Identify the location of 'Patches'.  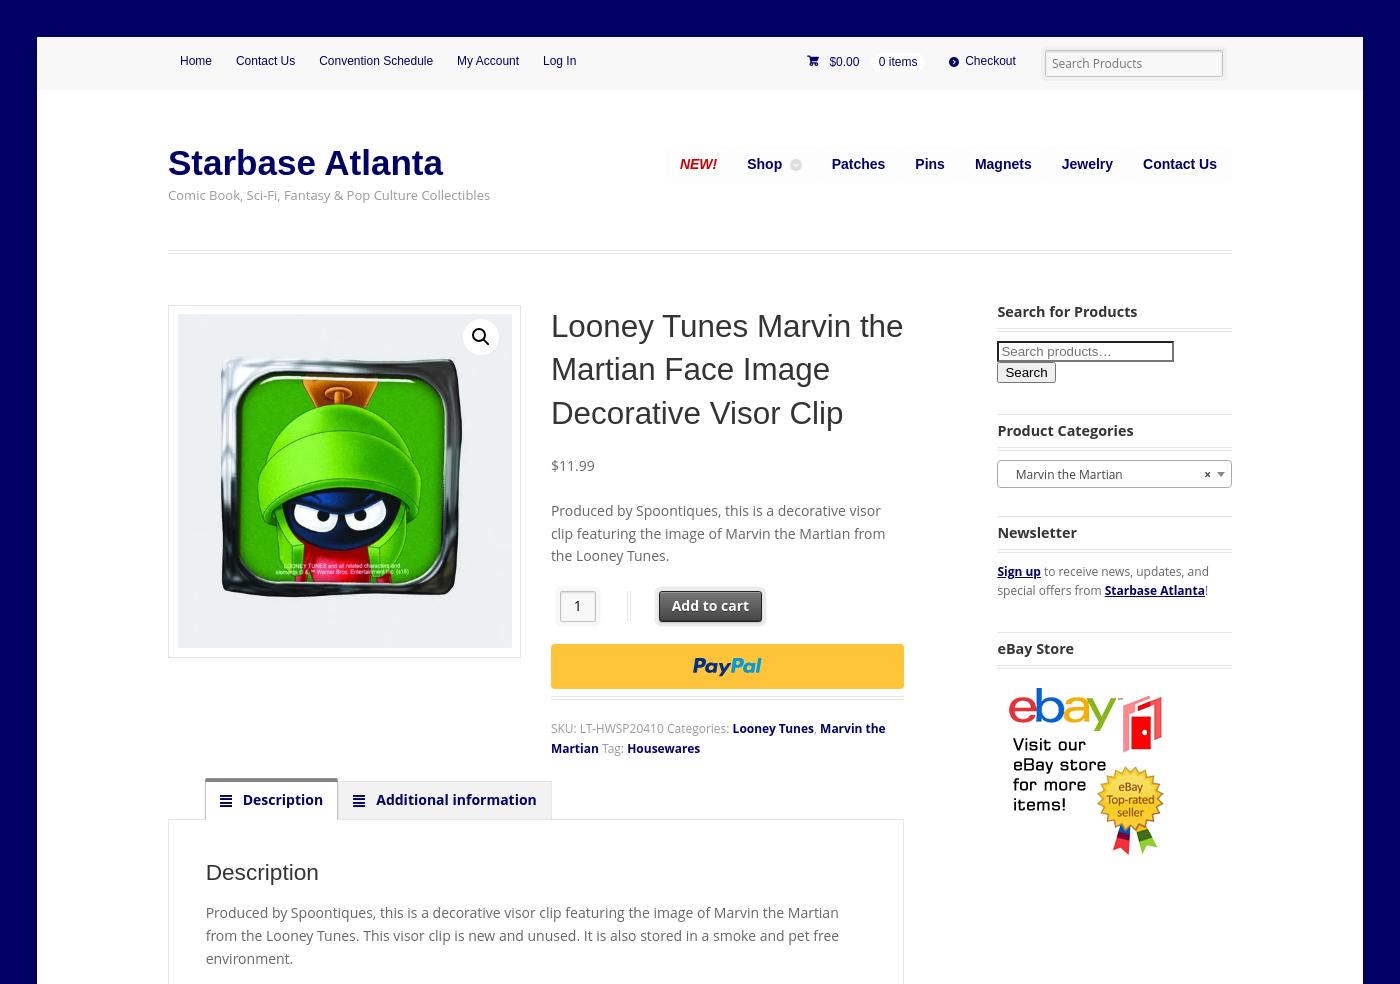
(858, 163).